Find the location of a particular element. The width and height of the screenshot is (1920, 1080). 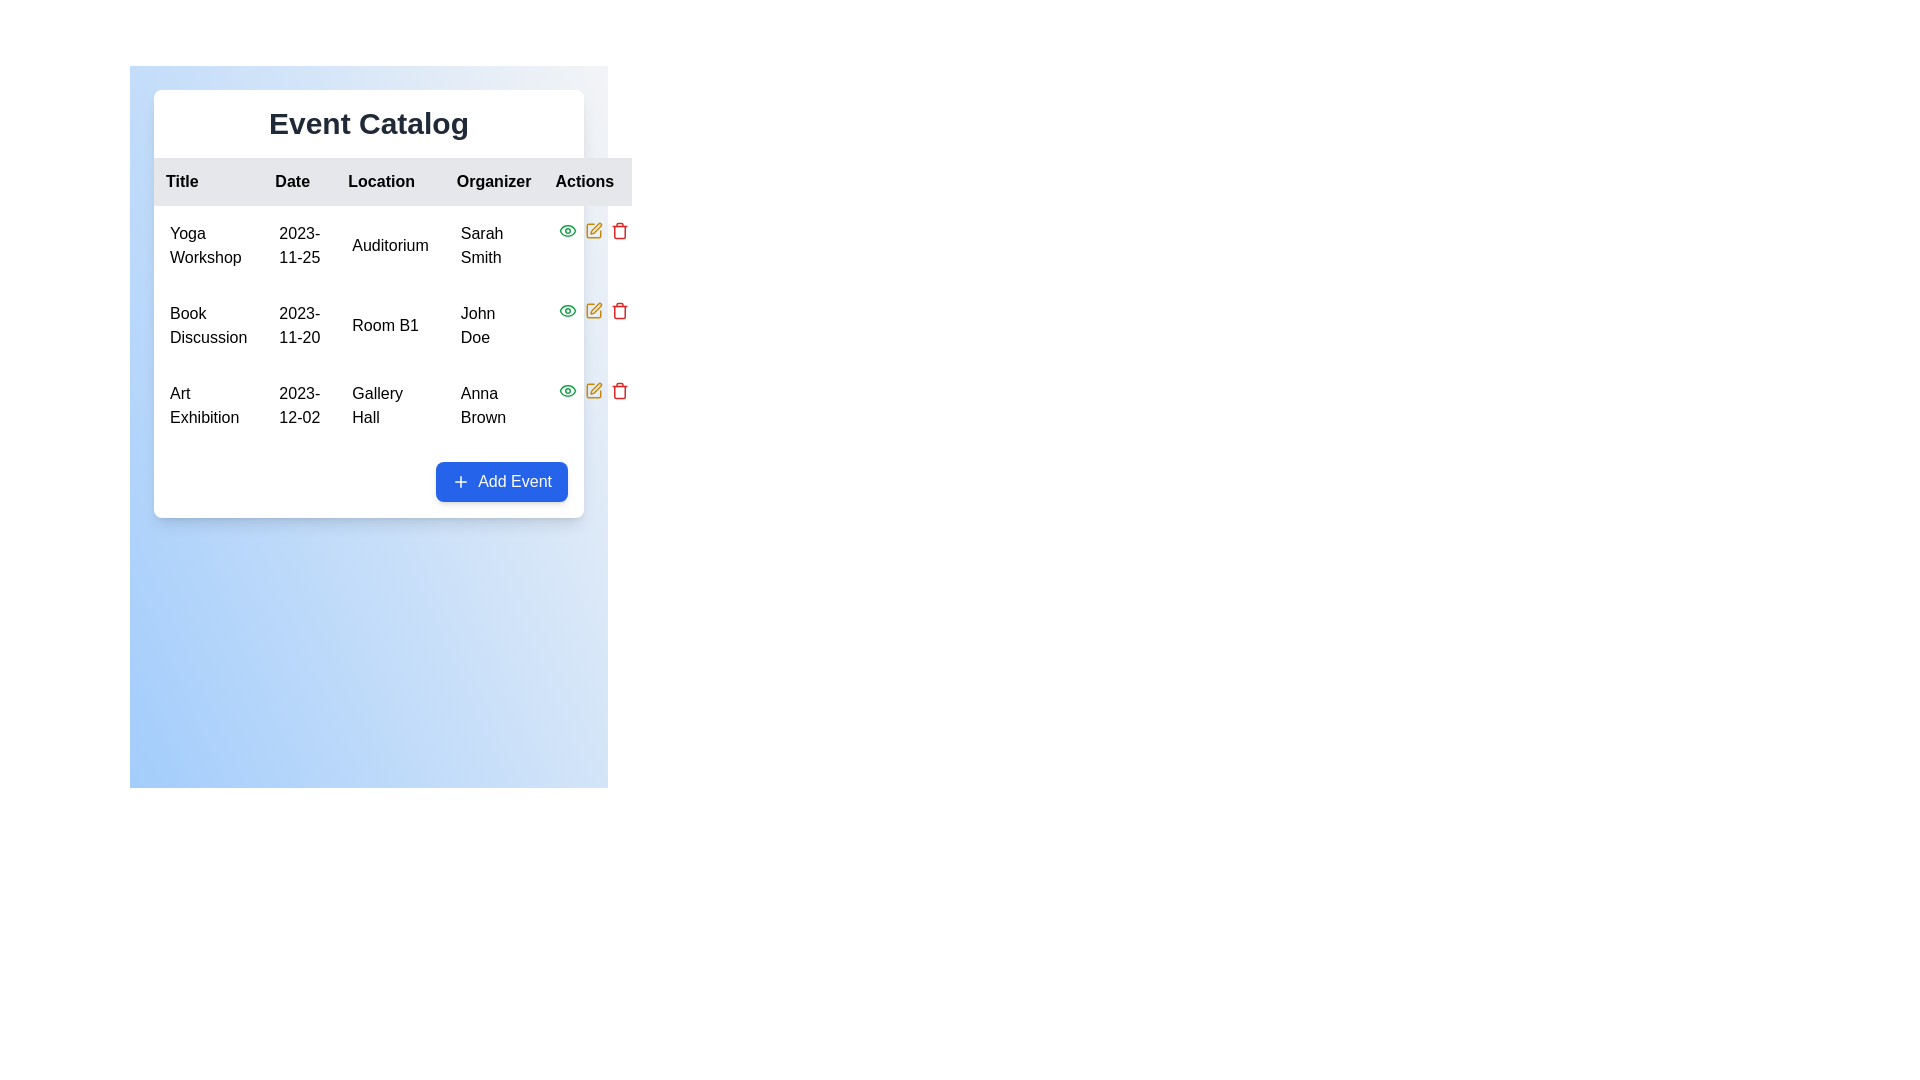

the edit icon button in the 'Actions' column of the 'Art Exhibition' row is located at coordinates (593, 390).